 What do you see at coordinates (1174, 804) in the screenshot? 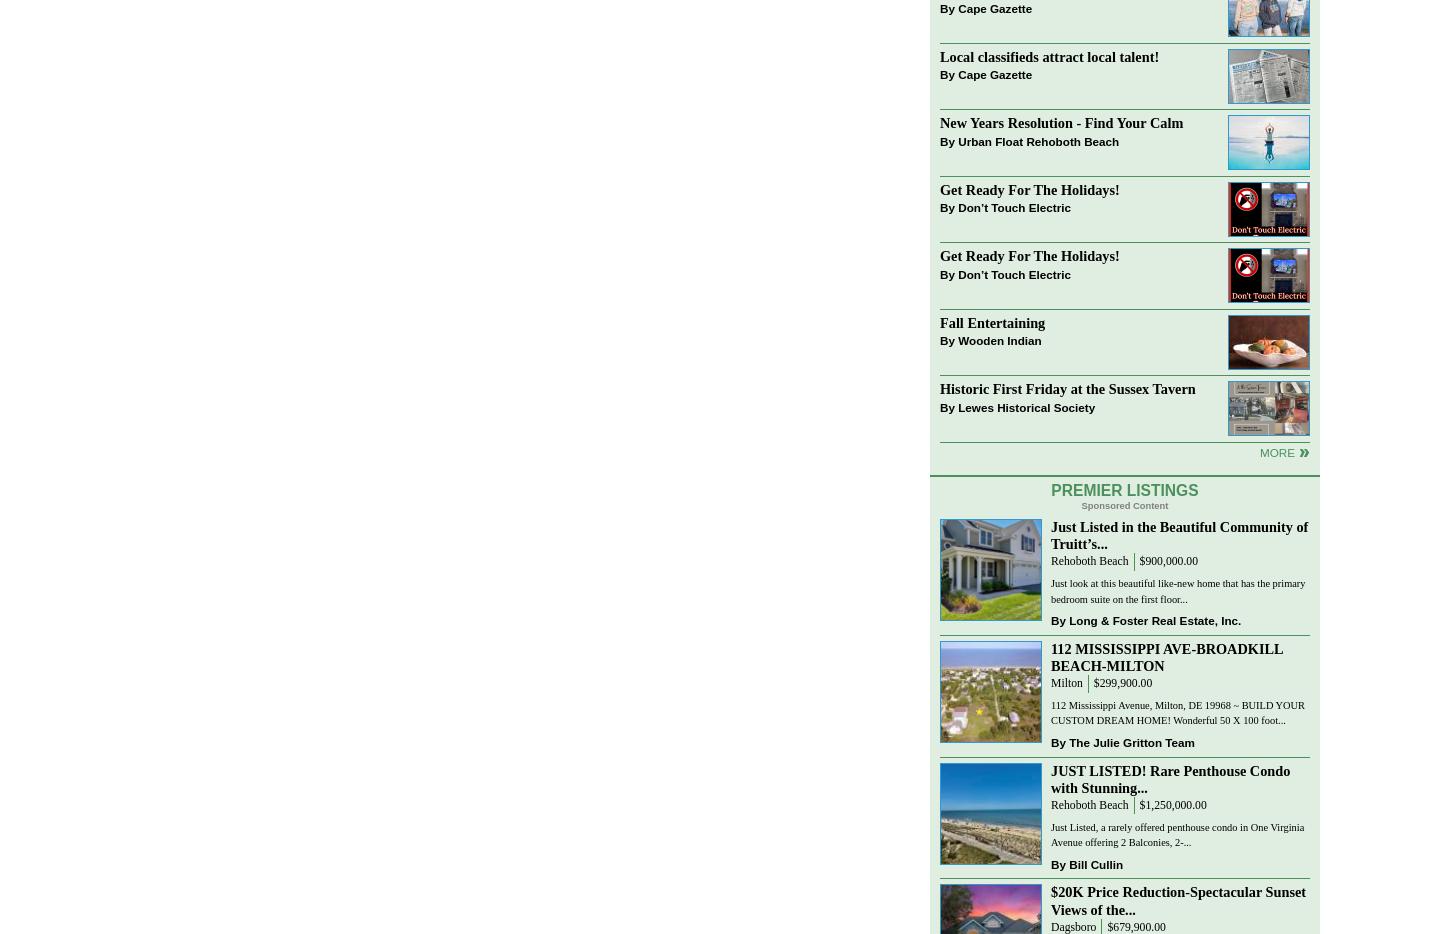
I see `'1,250,000.00'` at bounding box center [1174, 804].